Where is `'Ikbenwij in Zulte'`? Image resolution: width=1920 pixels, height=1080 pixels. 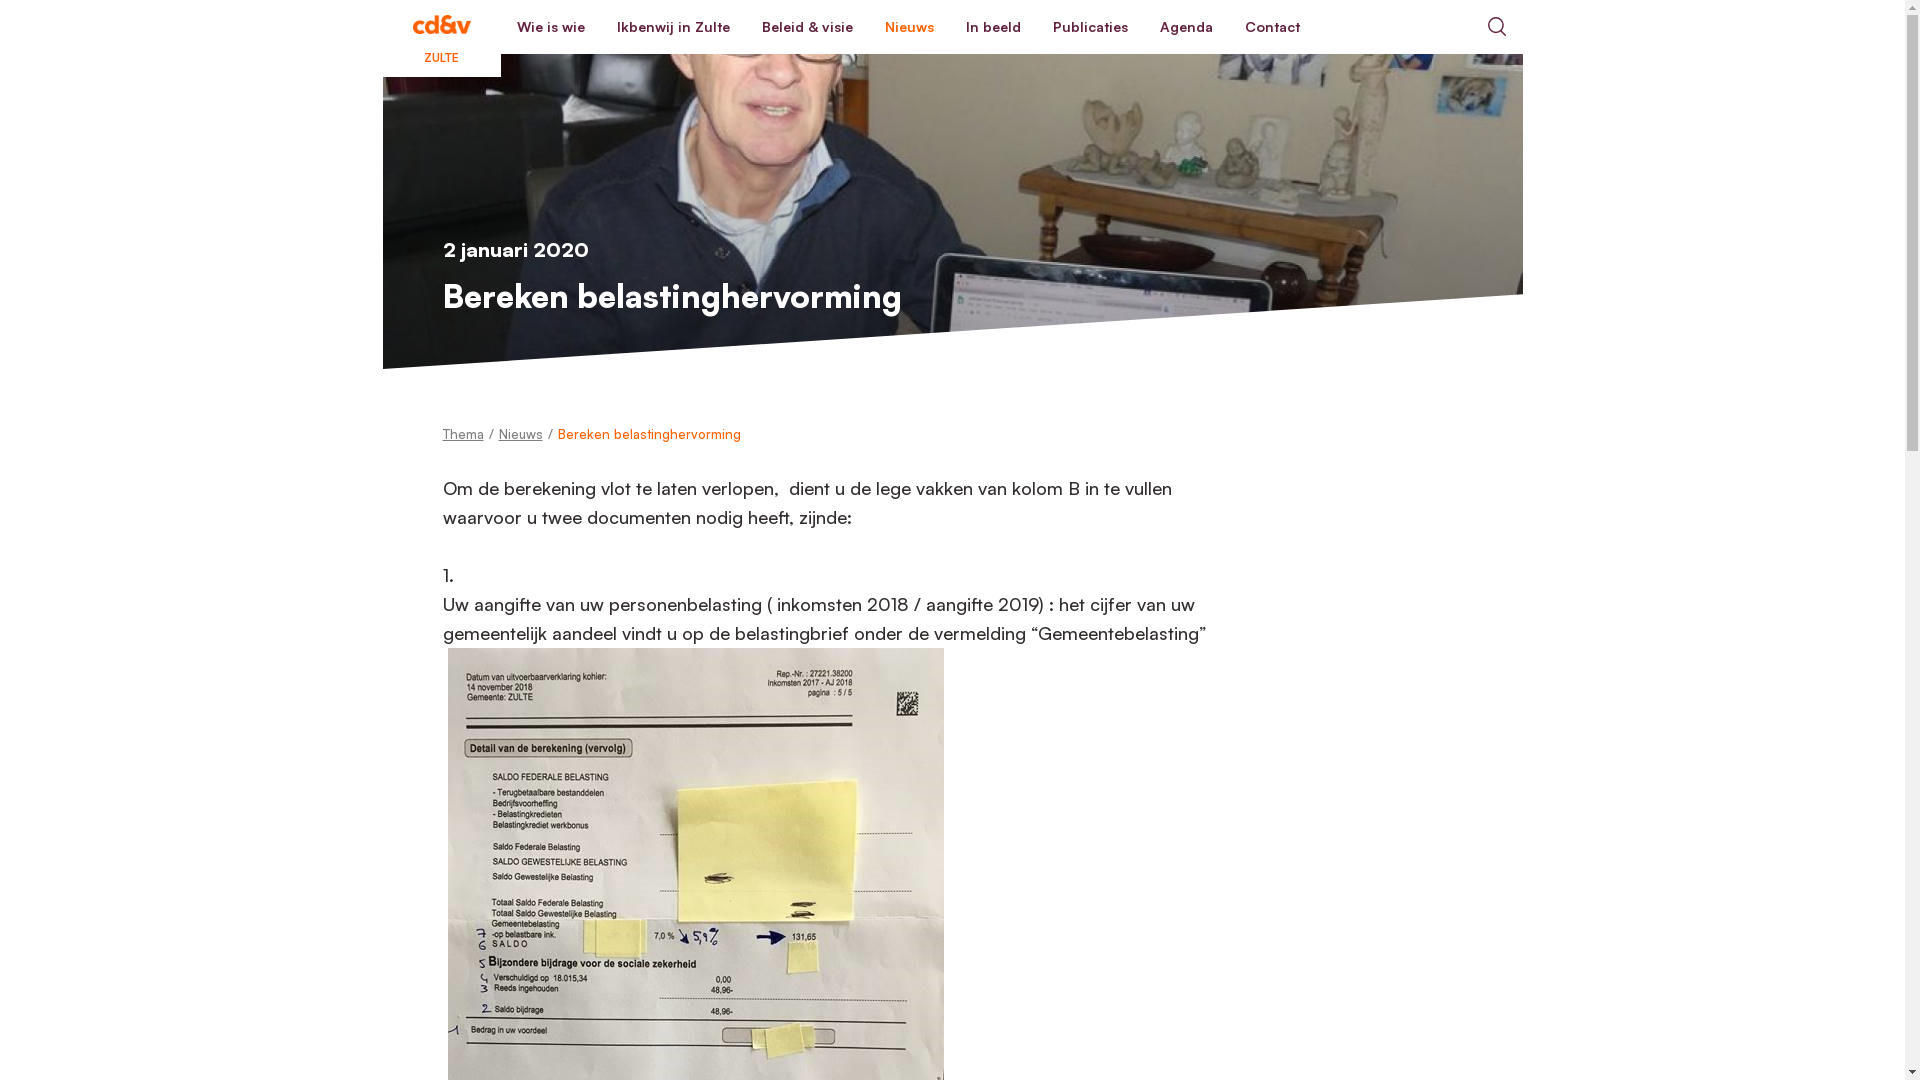 'Ikbenwij in Zulte' is located at coordinates (672, 27).